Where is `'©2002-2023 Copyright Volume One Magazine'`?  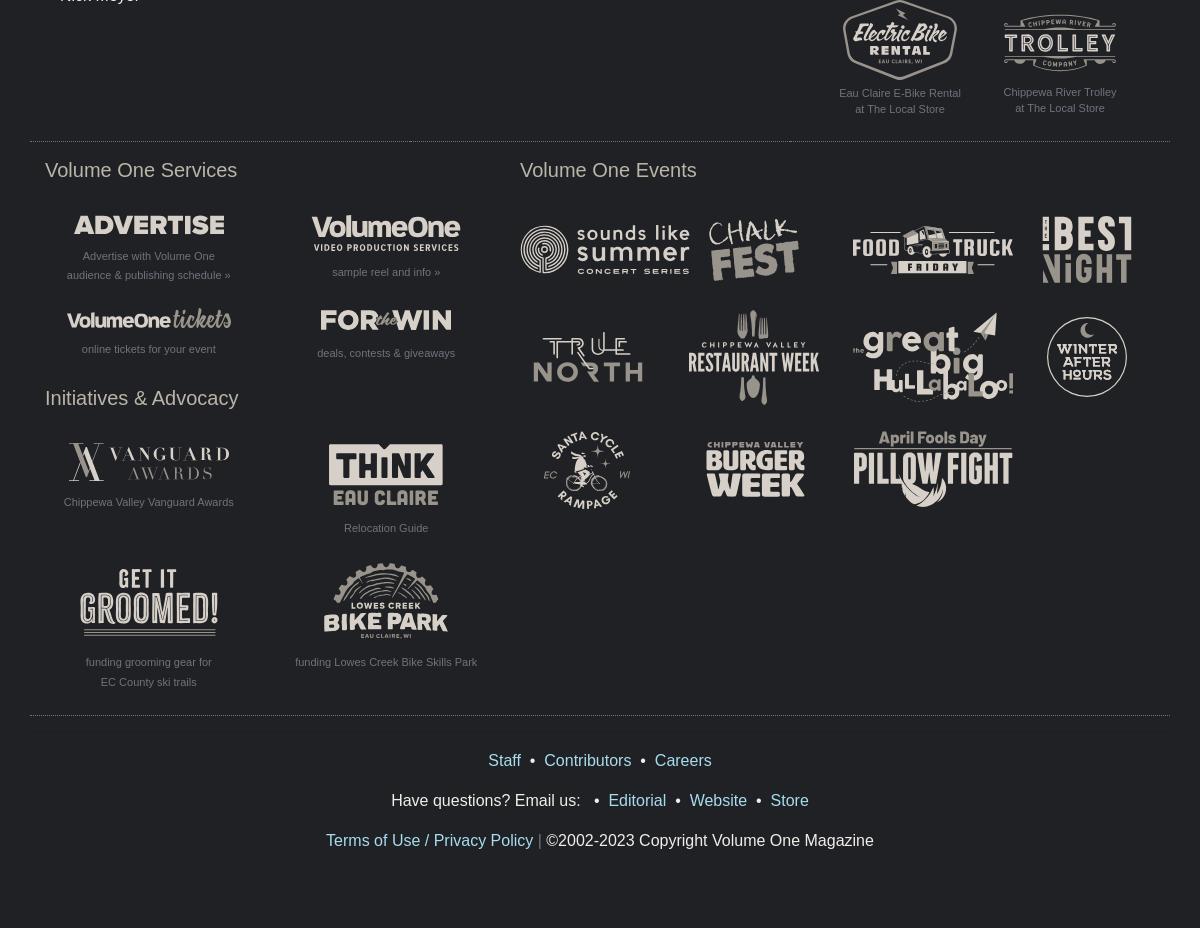
'©2002-2023 Copyright Volume One Magazine' is located at coordinates (709, 839).